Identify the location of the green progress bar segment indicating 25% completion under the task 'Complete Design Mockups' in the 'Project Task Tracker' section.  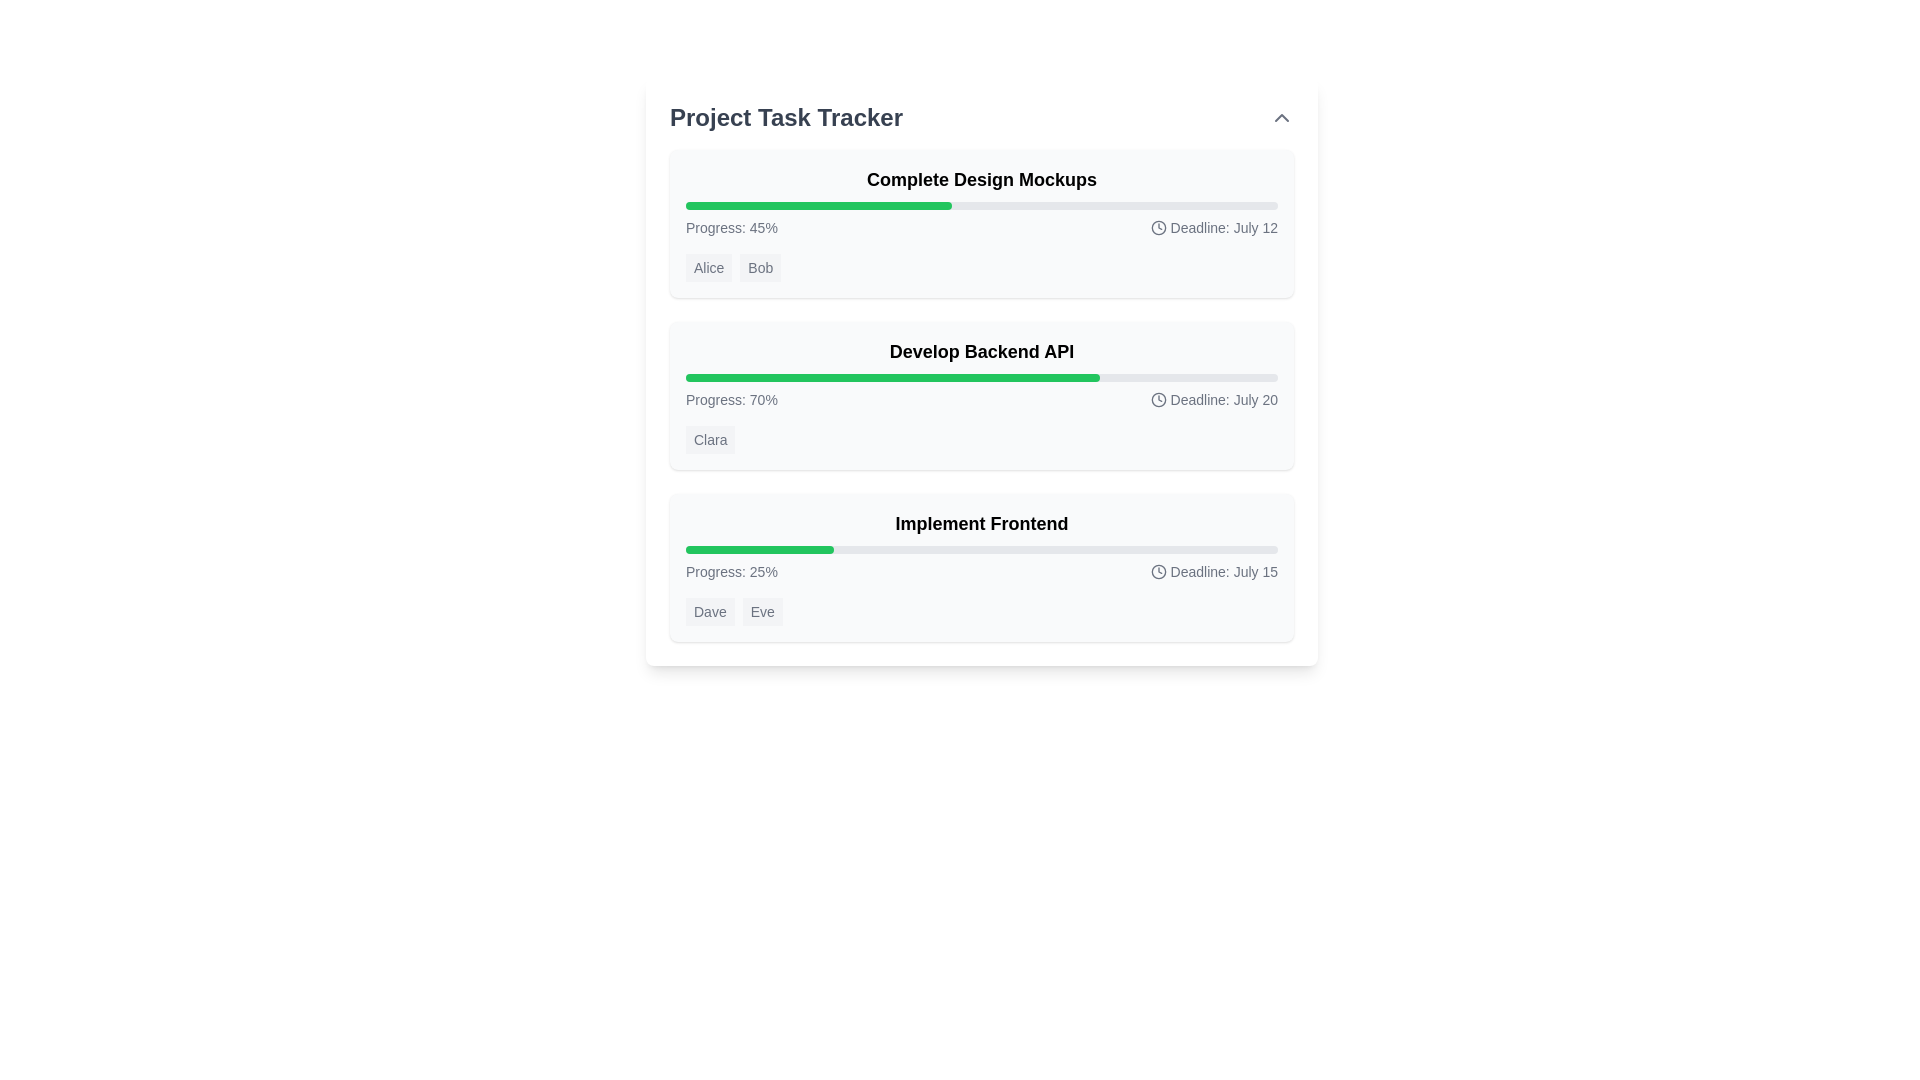
(758, 550).